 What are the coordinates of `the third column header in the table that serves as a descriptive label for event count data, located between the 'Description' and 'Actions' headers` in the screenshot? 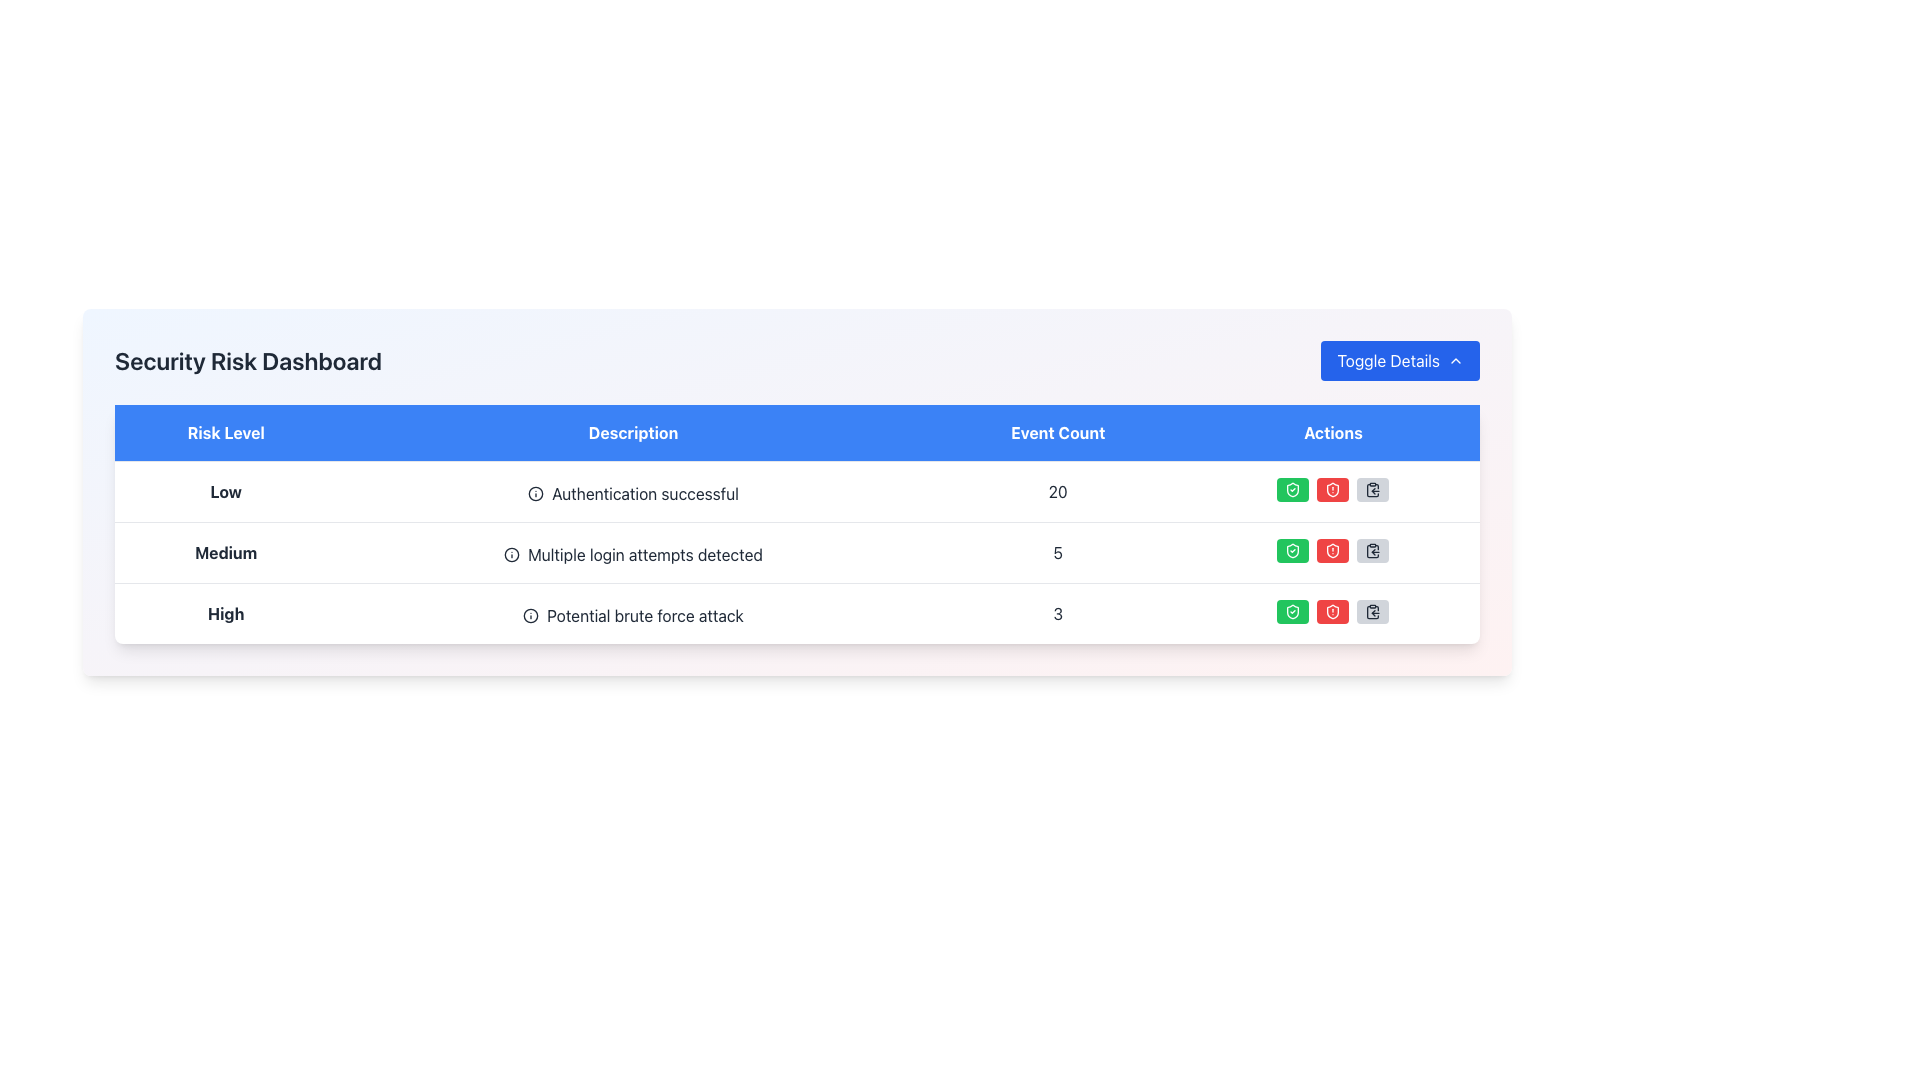 It's located at (1057, 432).